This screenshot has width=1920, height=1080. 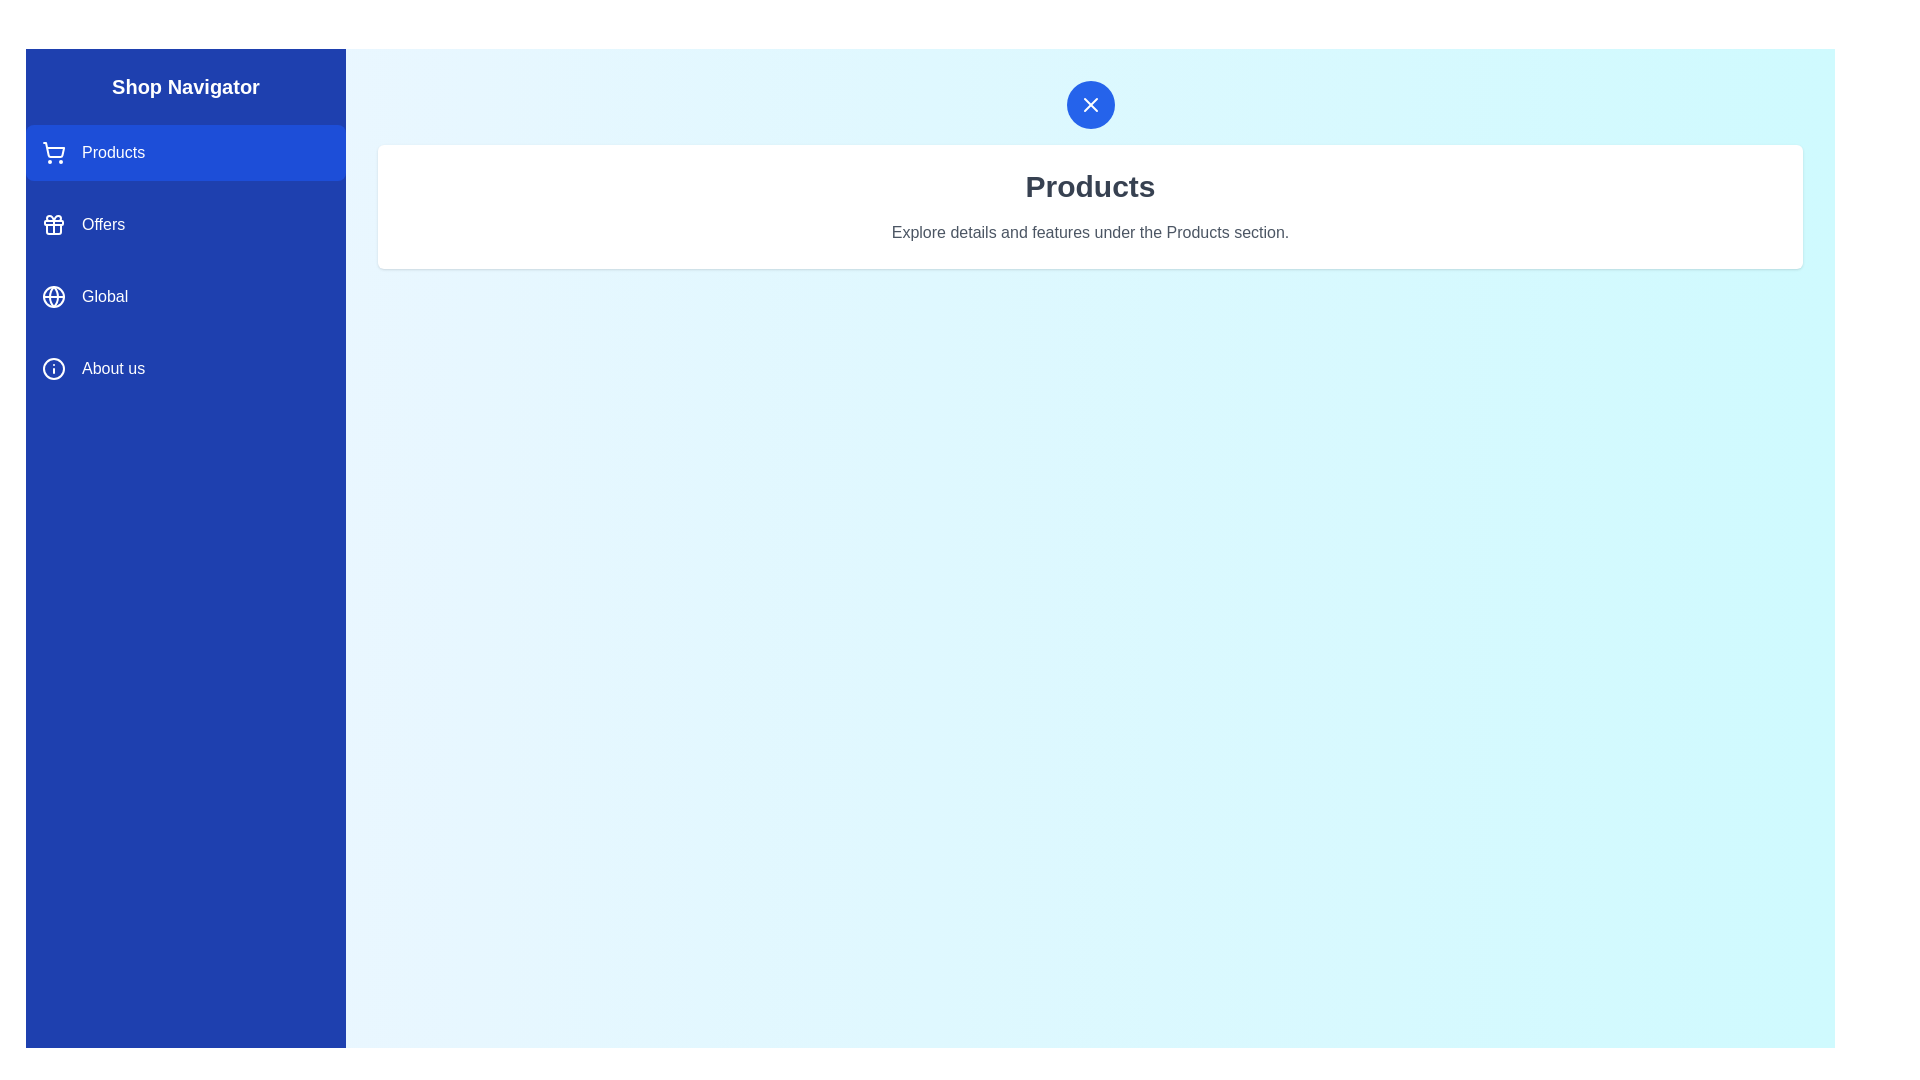 I want to click on the drawer title text to focus on it, so click(x=186, y=86).